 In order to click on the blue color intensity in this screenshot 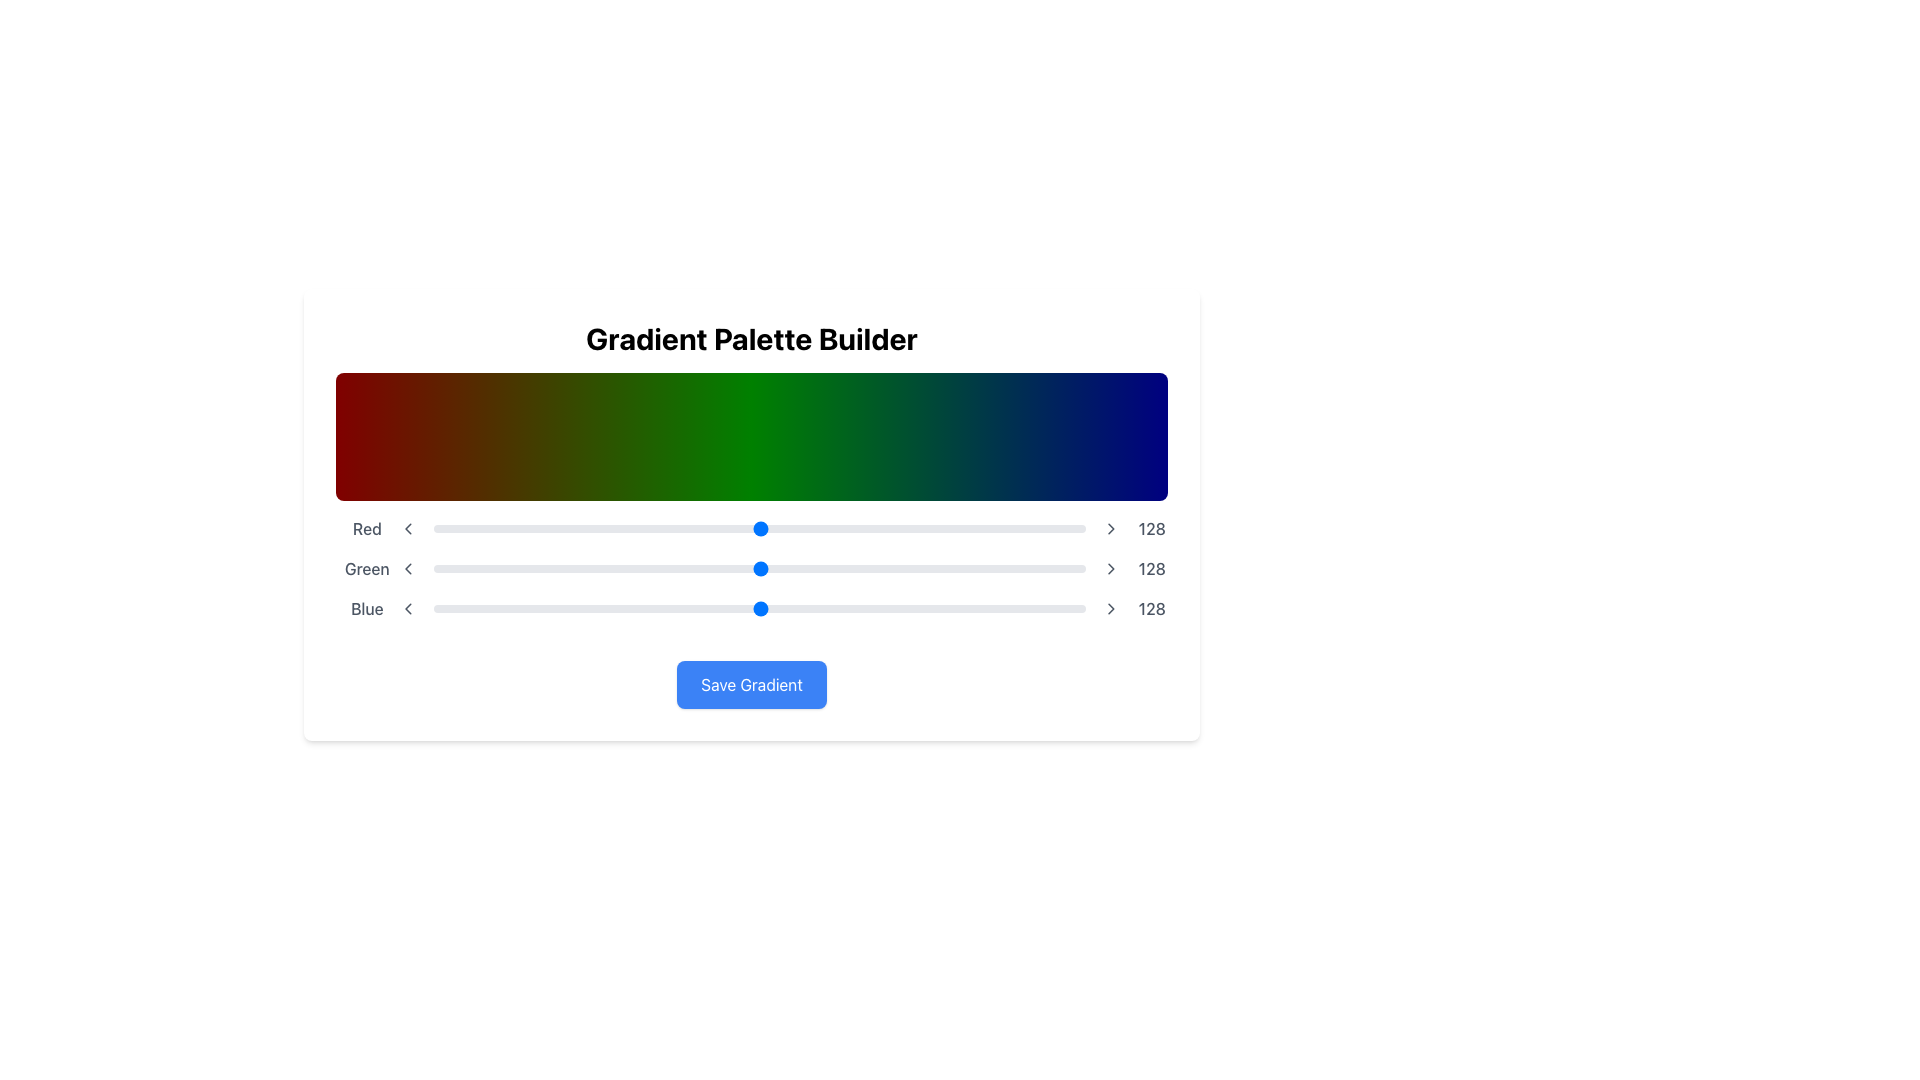, I will do `click(1066, 604)`.